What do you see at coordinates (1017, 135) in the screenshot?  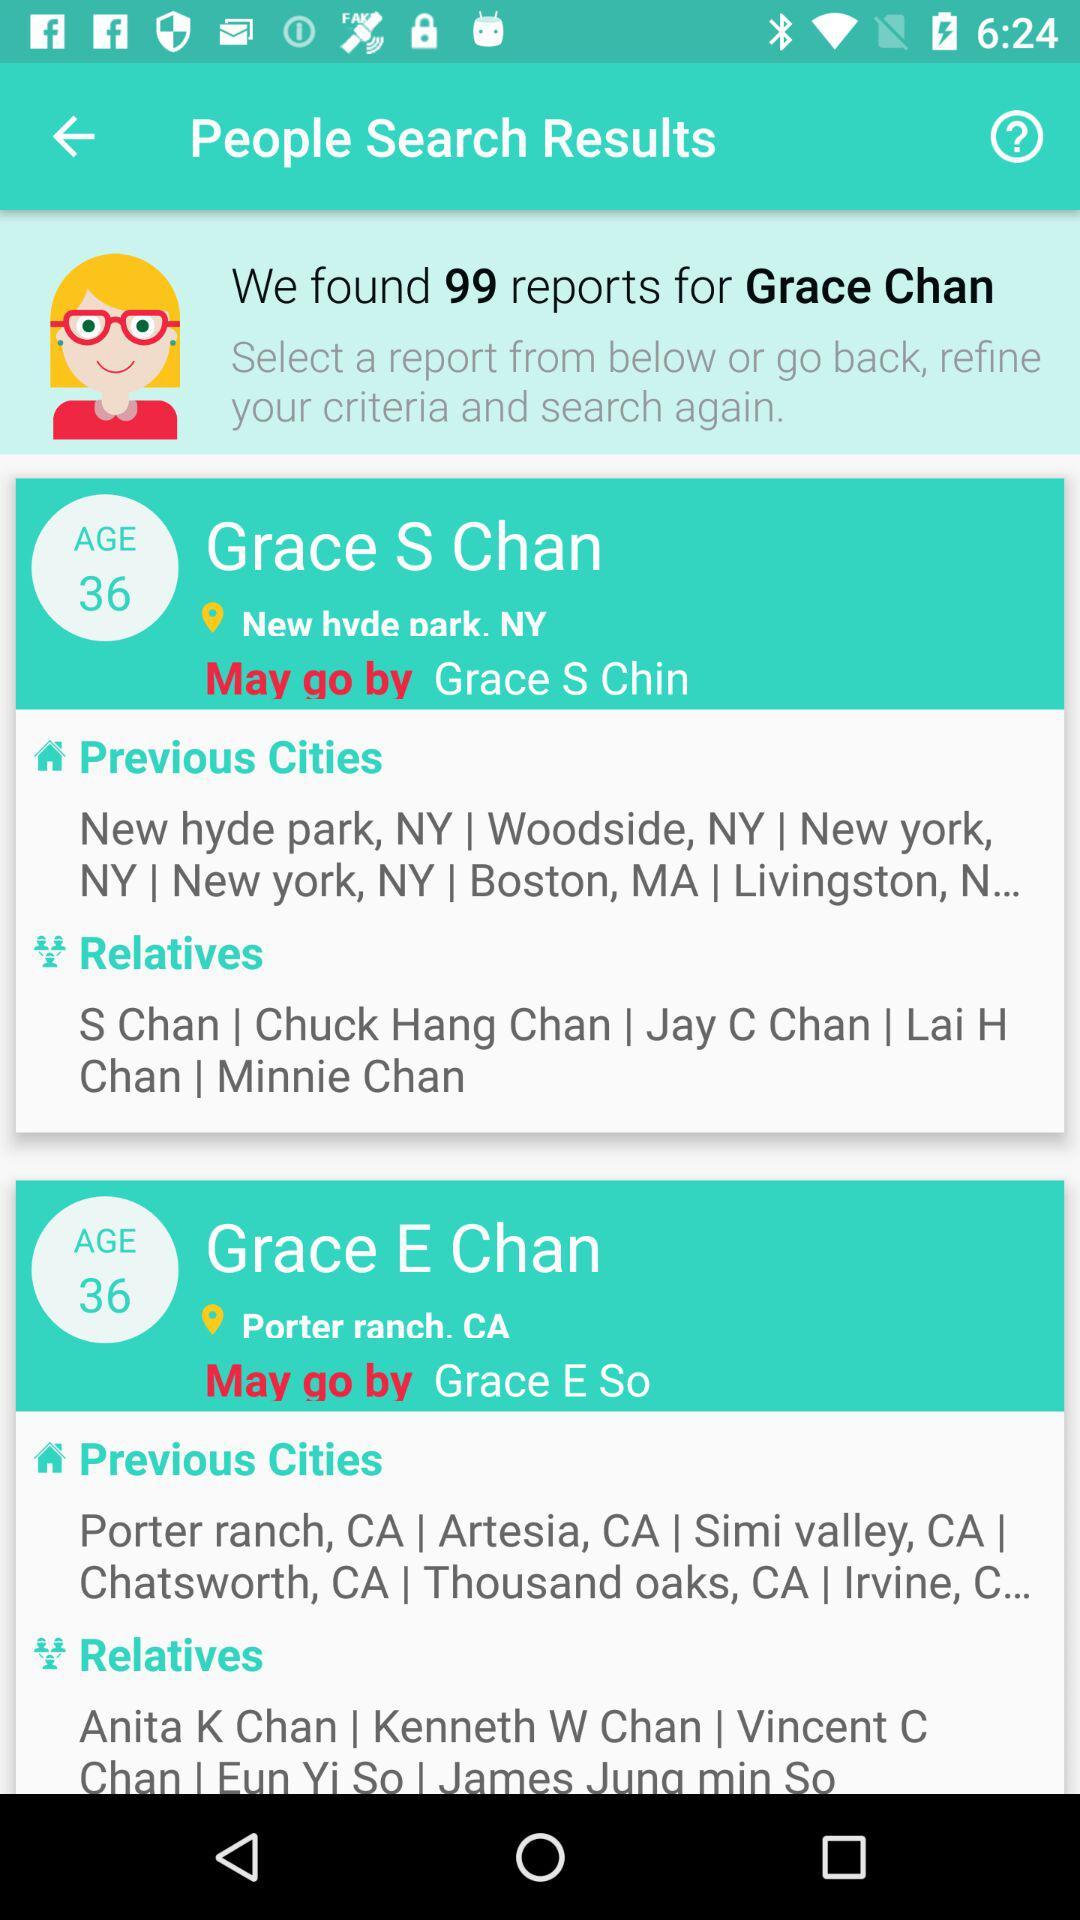 I see `the icon above we found 99 item` at bounding box center [1017, 135].